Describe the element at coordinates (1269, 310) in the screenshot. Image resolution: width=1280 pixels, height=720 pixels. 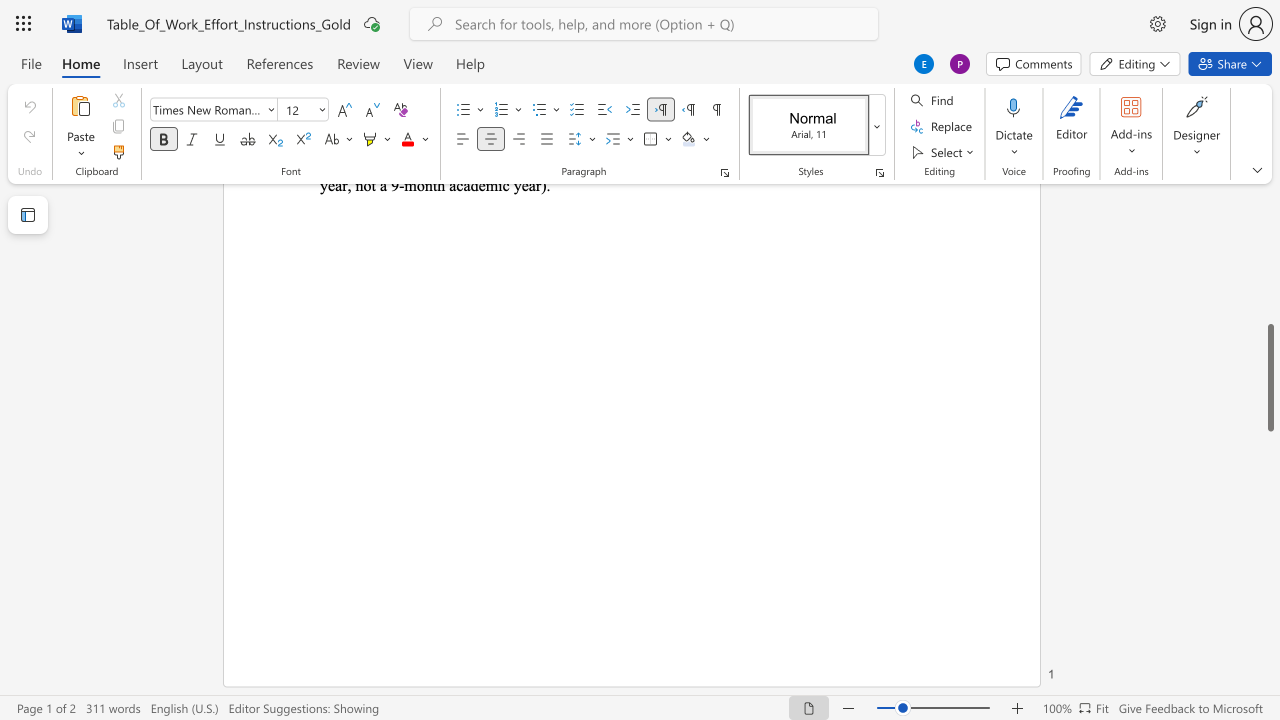
I see `the side scrollbar to bring the page up` at that location.